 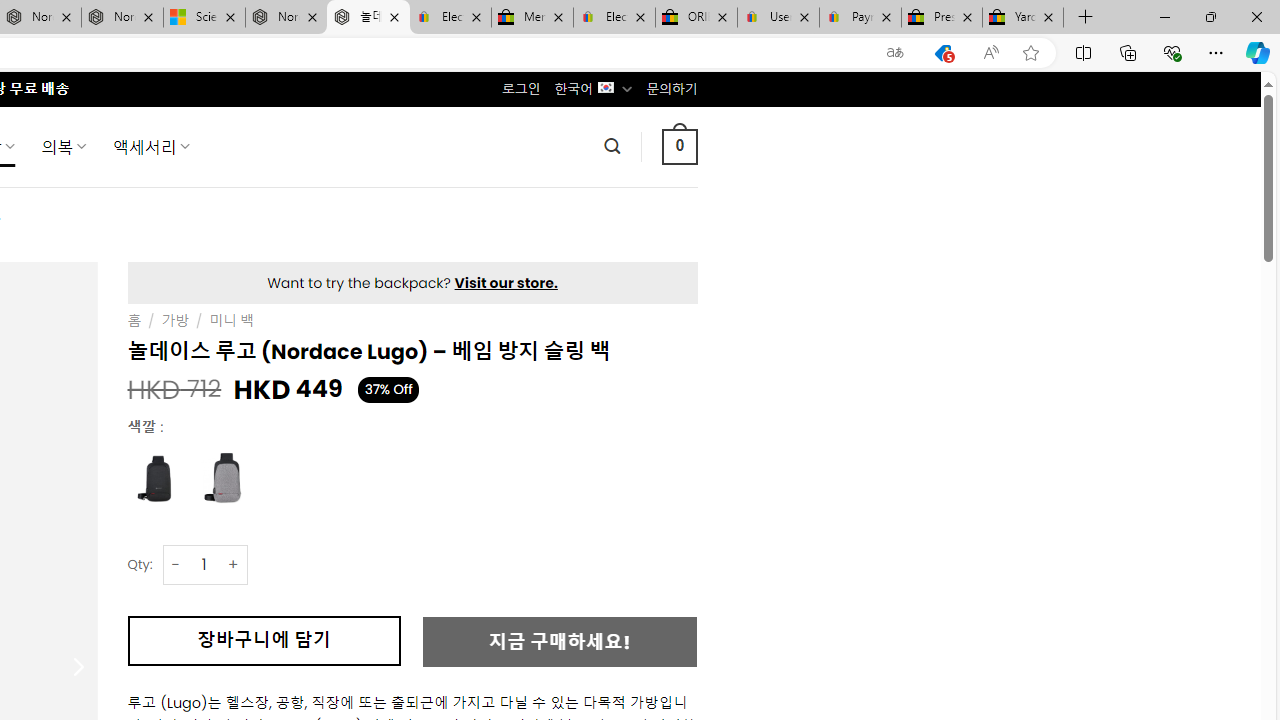 What do you see at coordinates (176, 564) in the screenshot?
I see `'-'` at bounding box center [176, 564].